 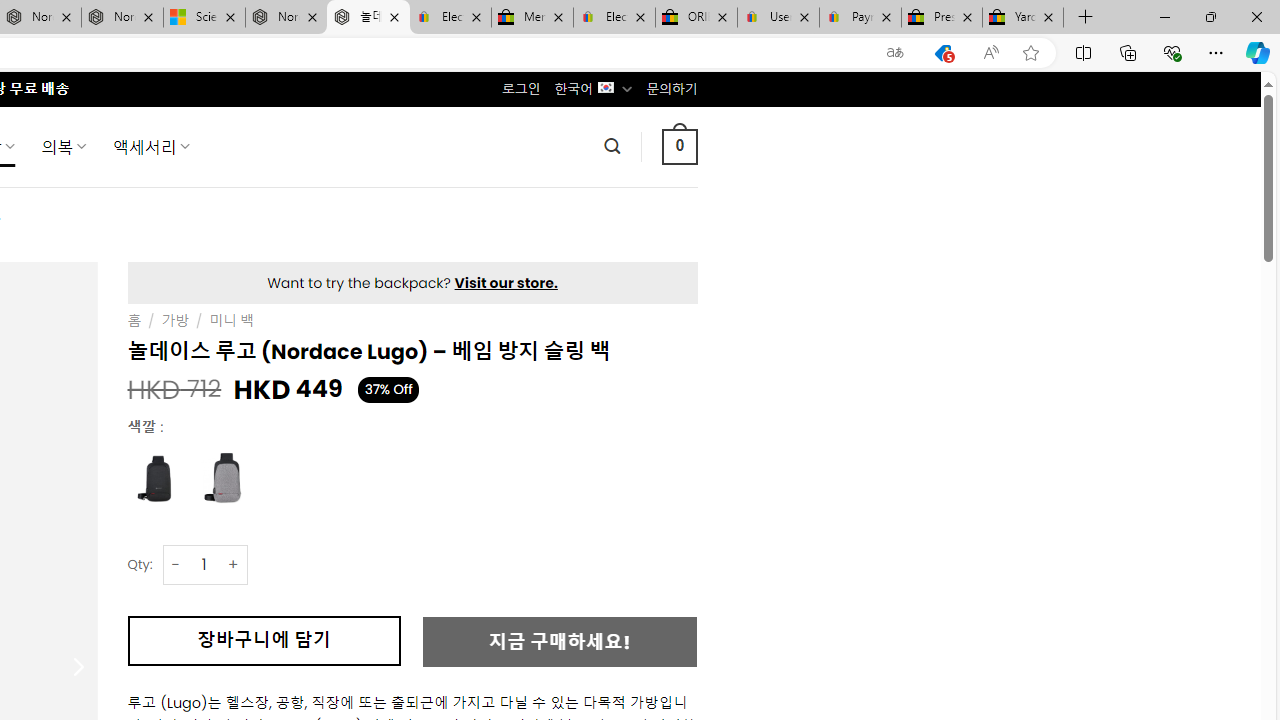 What do you see at coordinates (176, 564) in the screenshot?
I see `'-'` at bounding box center [176, 564].